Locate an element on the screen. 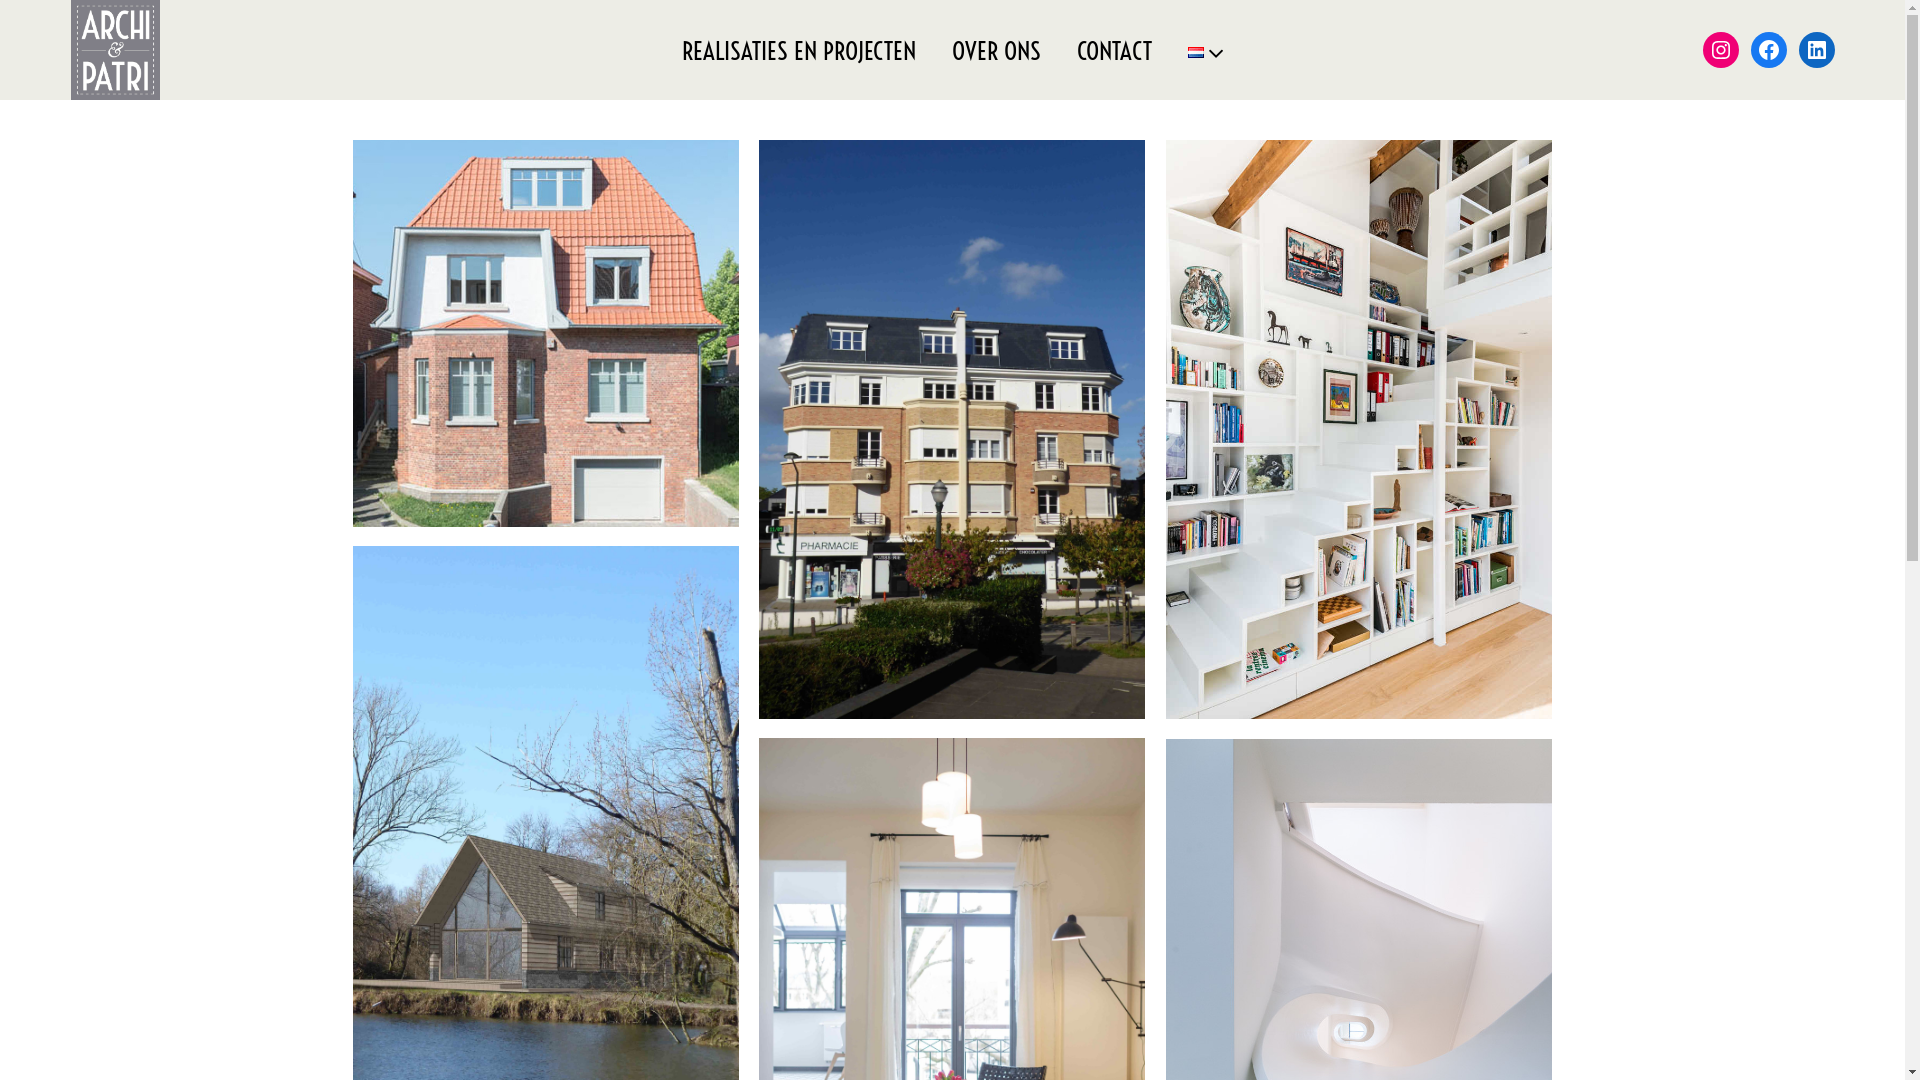  'Facebook' is located at coordinates (1750, 49).